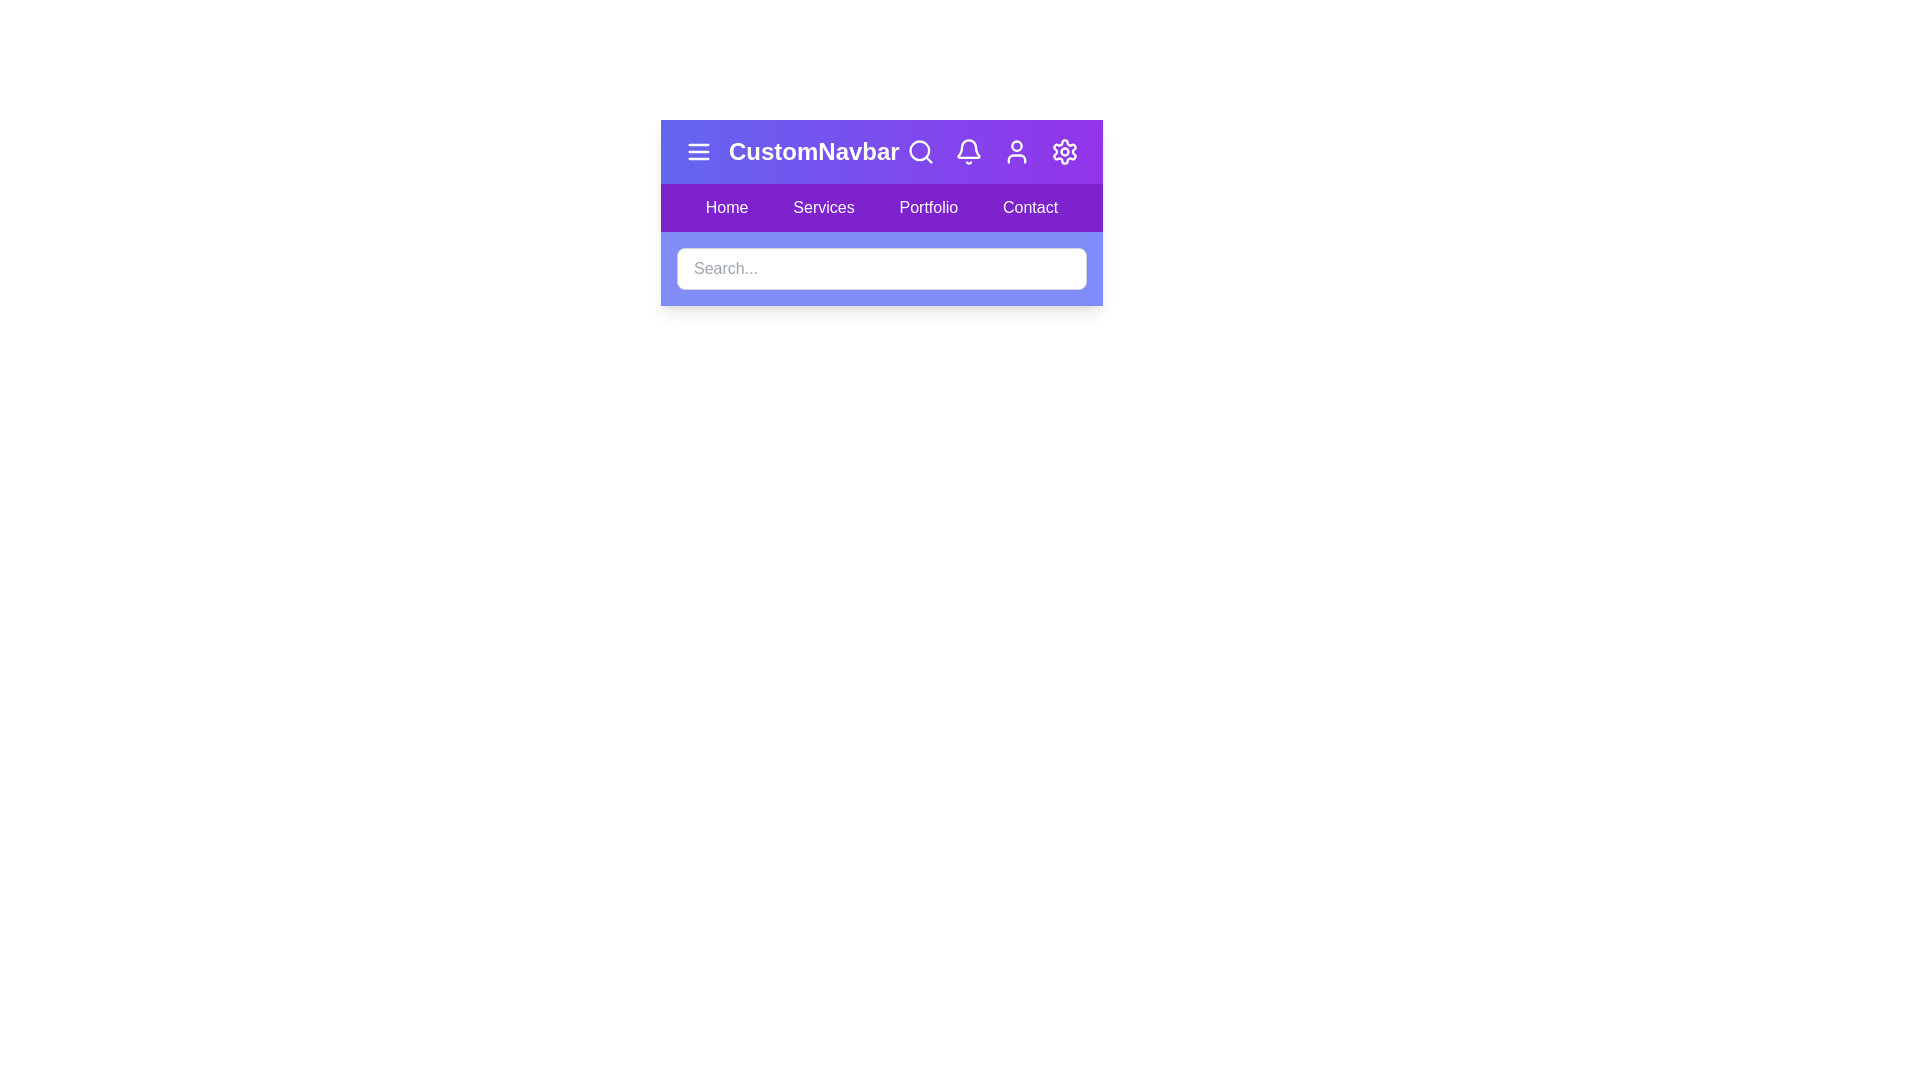 This screenshot has height=1080, width=1920. What do you see at coordinates (928, 208) in the screenshot?
I see `the navigation link Portfolio` at bounding box center [928, 208].